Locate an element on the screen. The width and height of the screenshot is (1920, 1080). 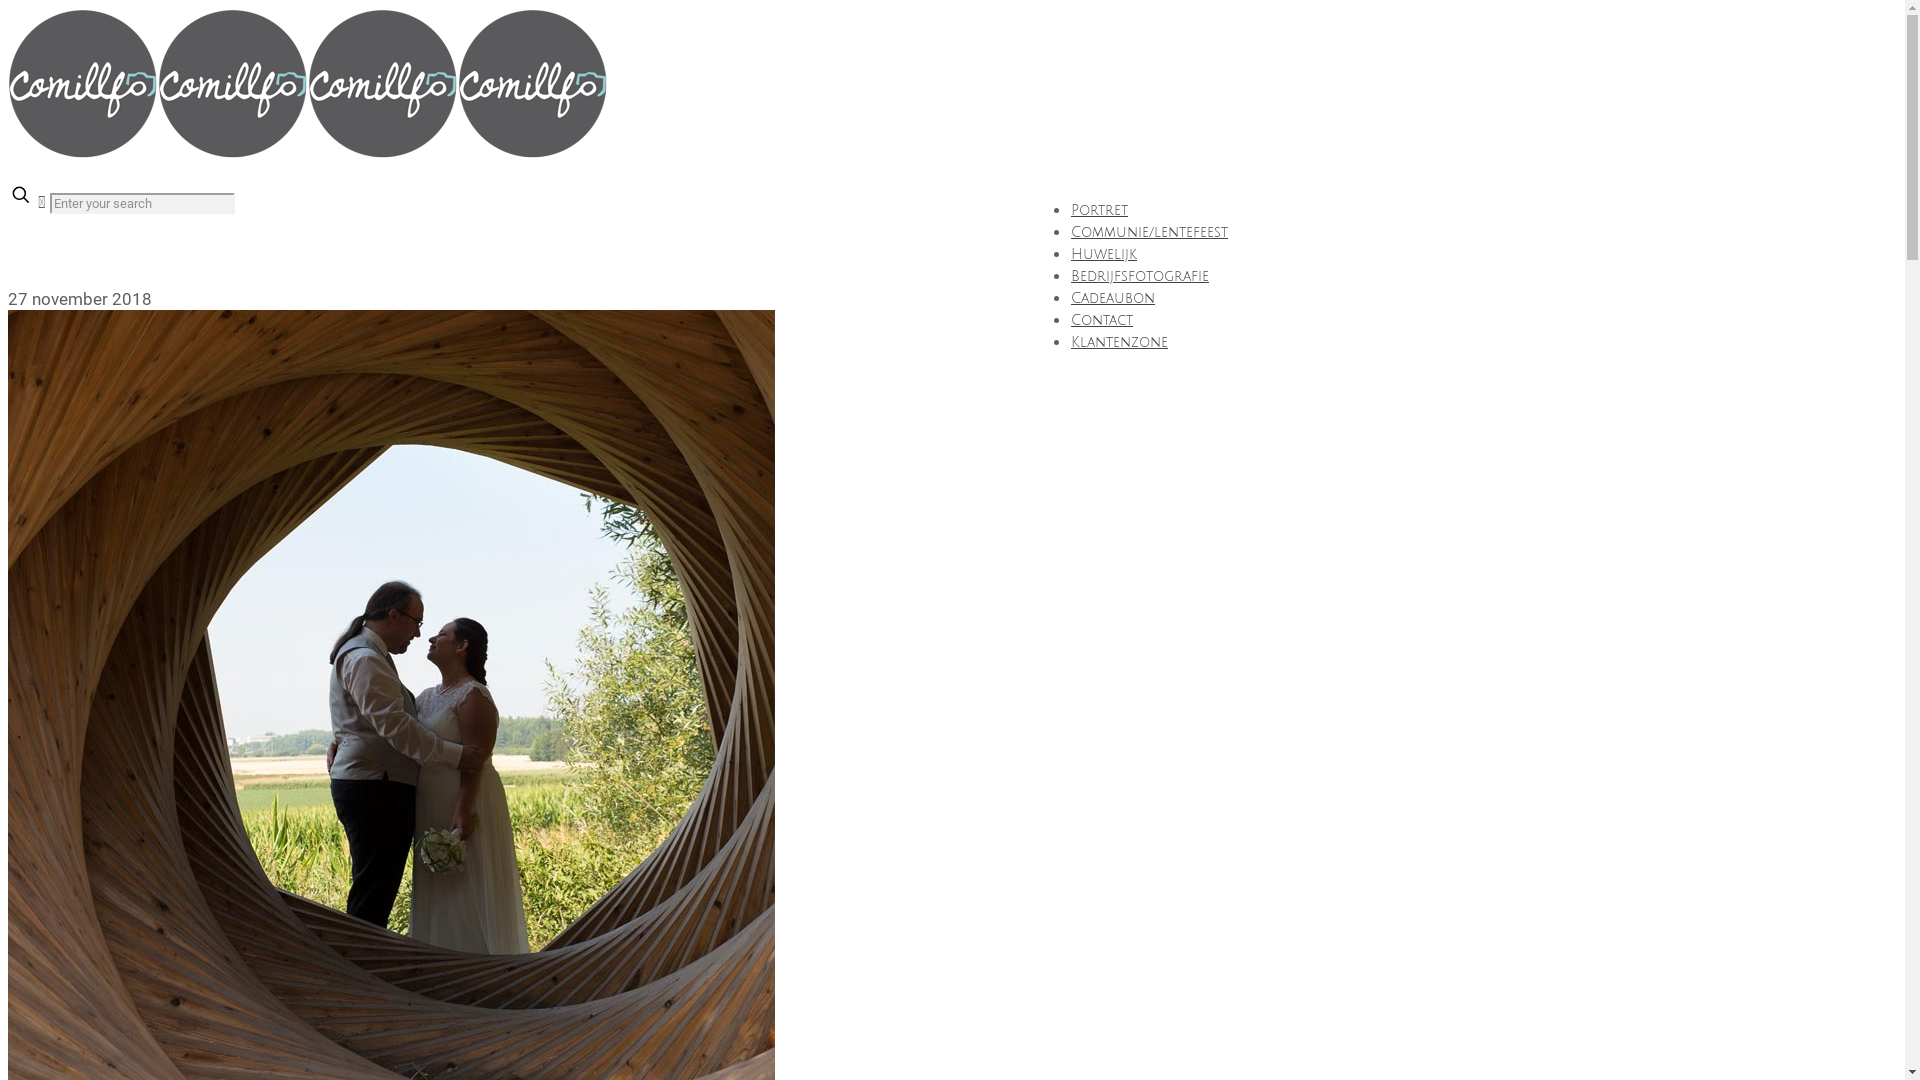
'Bedrijfsfotografie' is located at coordinates (1140, 276).